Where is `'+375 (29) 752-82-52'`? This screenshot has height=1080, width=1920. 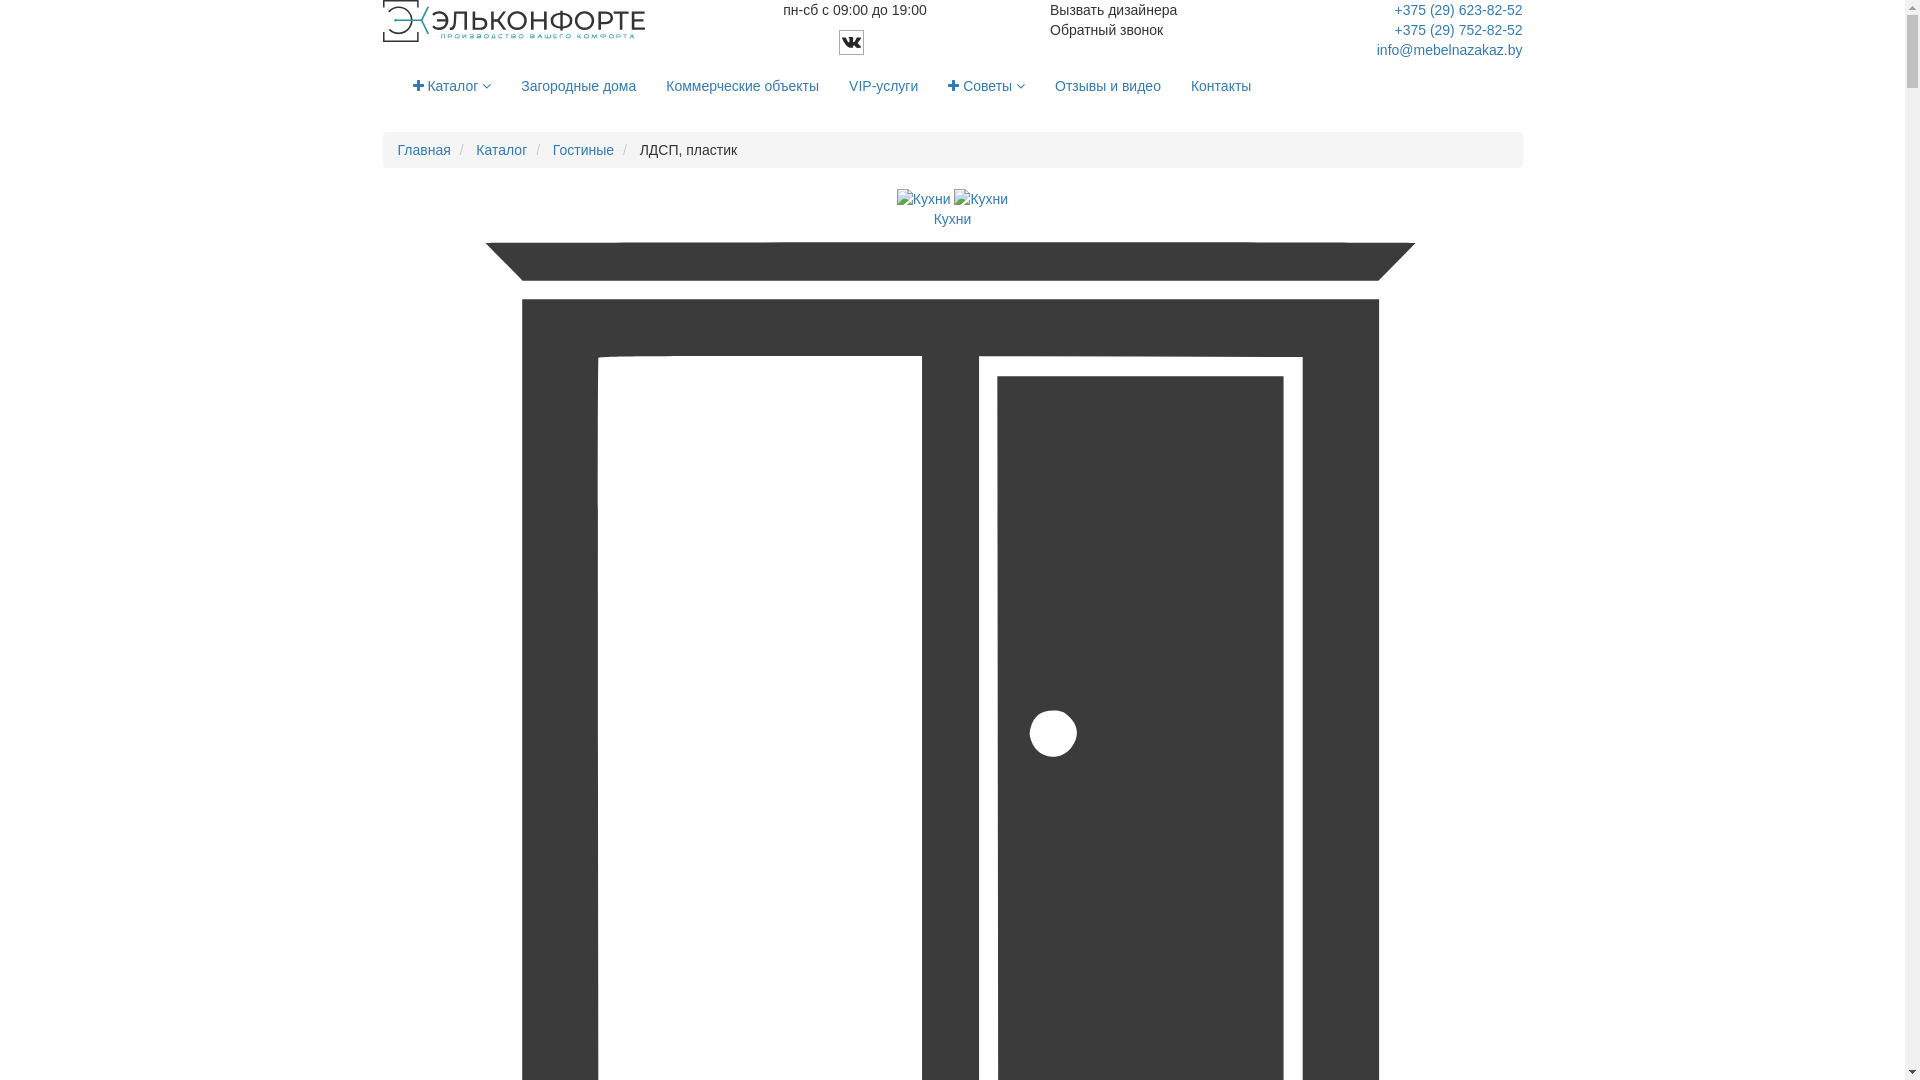
'+375 (29) 752-82-52' is located at coordinates (1458, 30).